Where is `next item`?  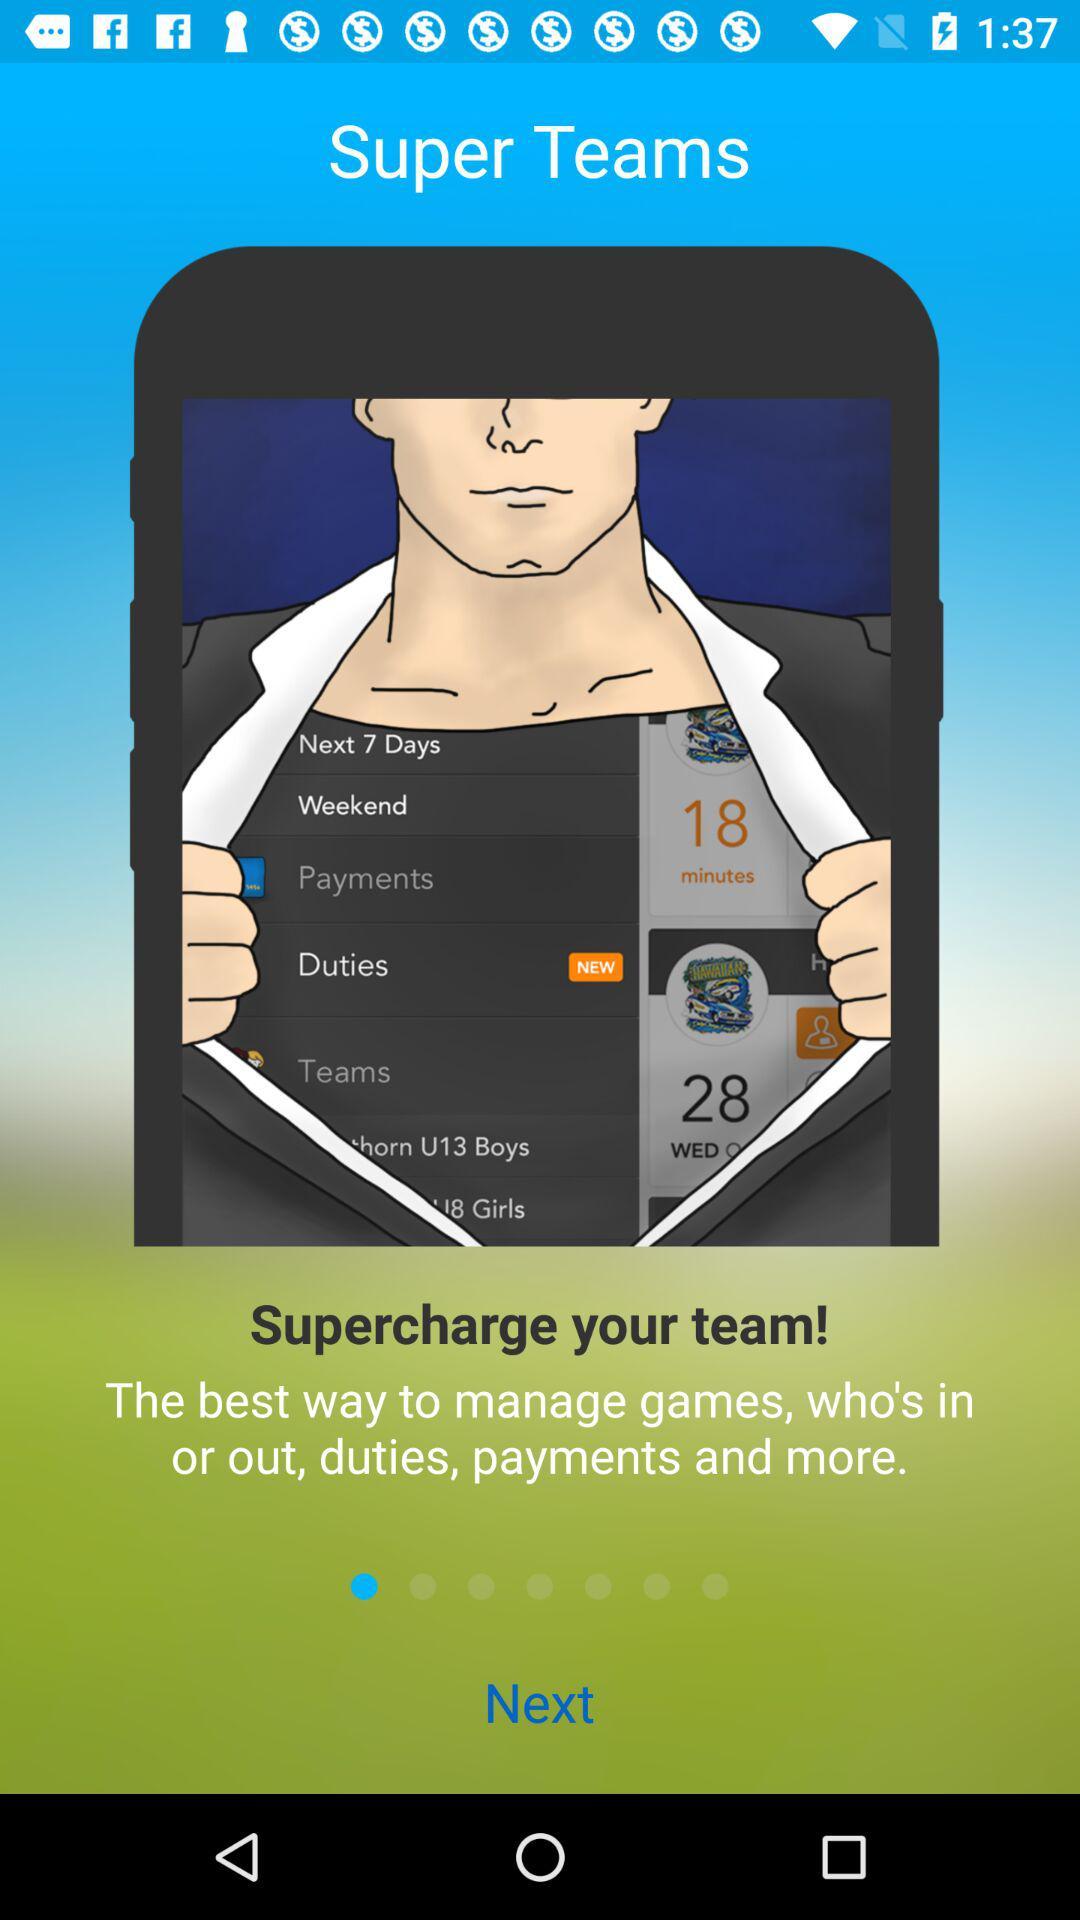 next item is located at coordinates (481, 1585).